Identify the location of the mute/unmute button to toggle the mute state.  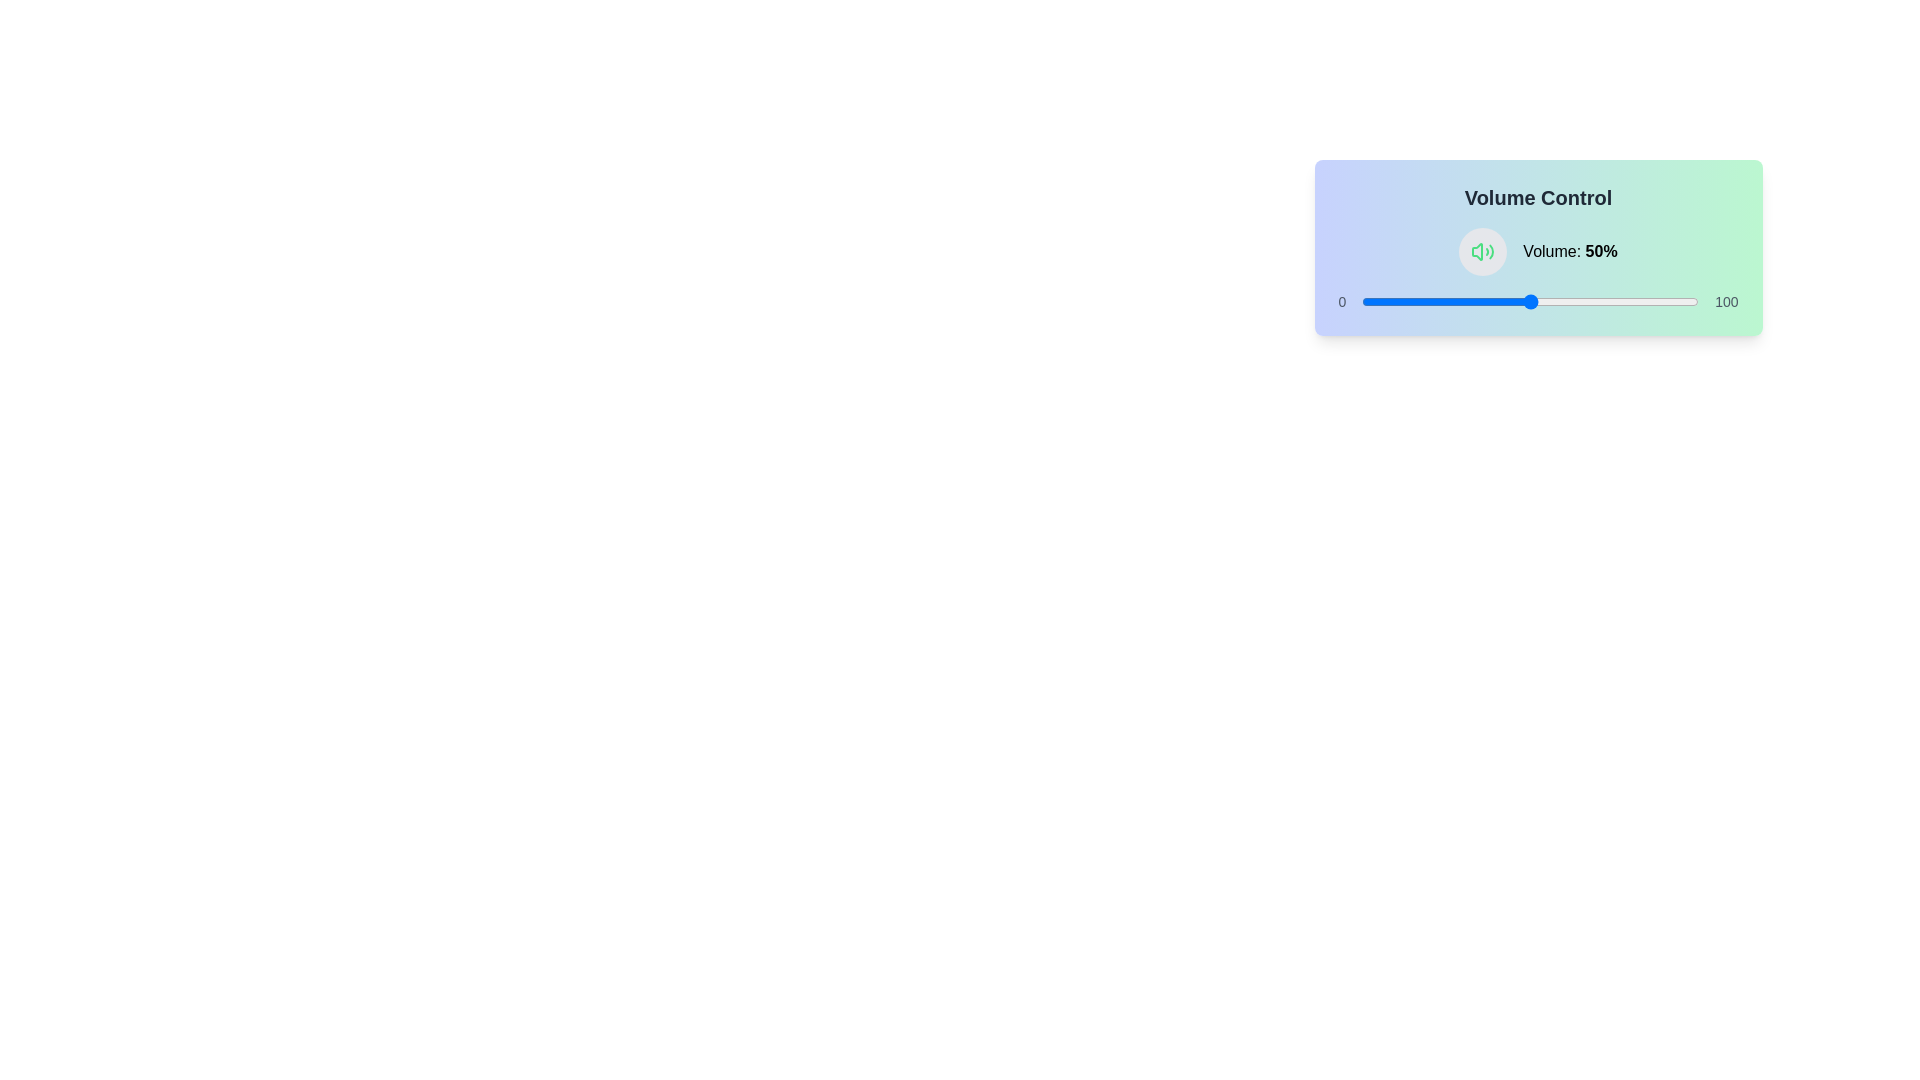
(1483, 250).